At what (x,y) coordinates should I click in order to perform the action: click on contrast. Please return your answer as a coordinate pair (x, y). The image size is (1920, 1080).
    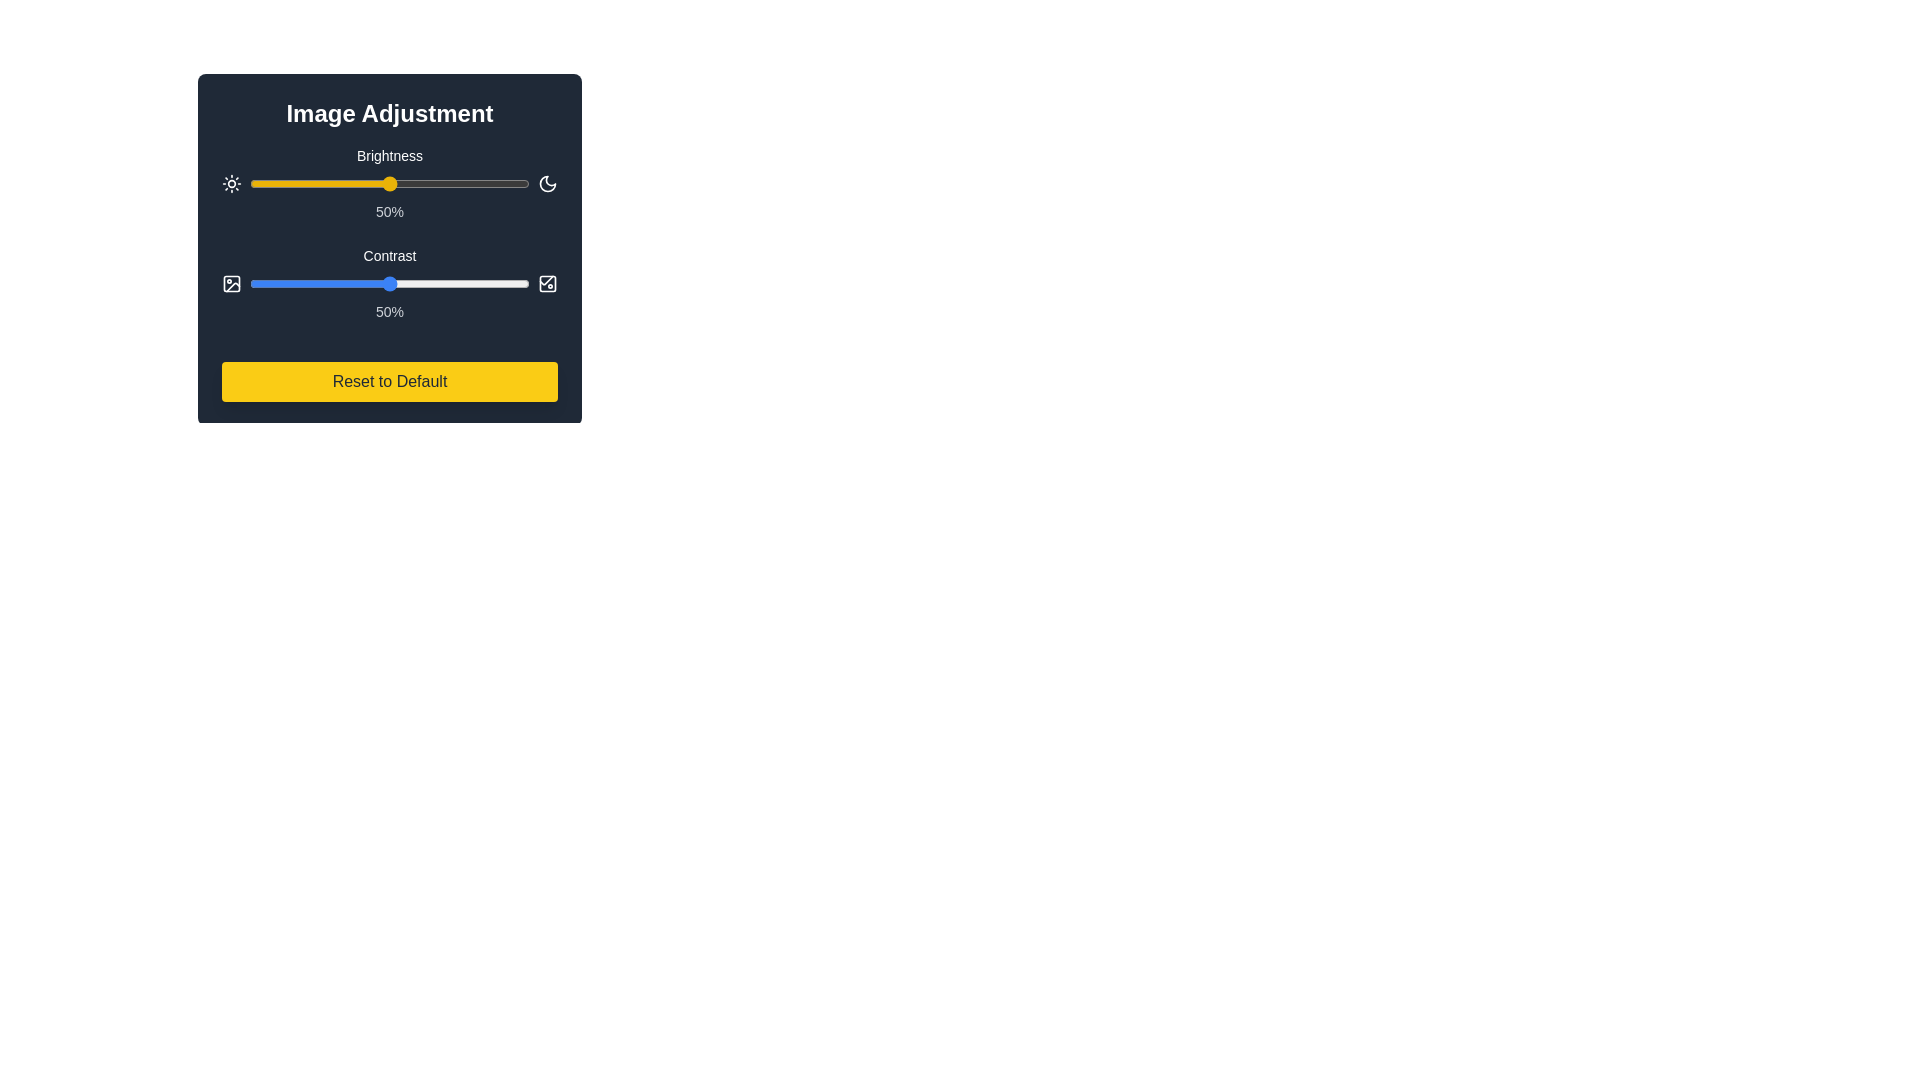
    Looking at the image, I should click on (490, 284).